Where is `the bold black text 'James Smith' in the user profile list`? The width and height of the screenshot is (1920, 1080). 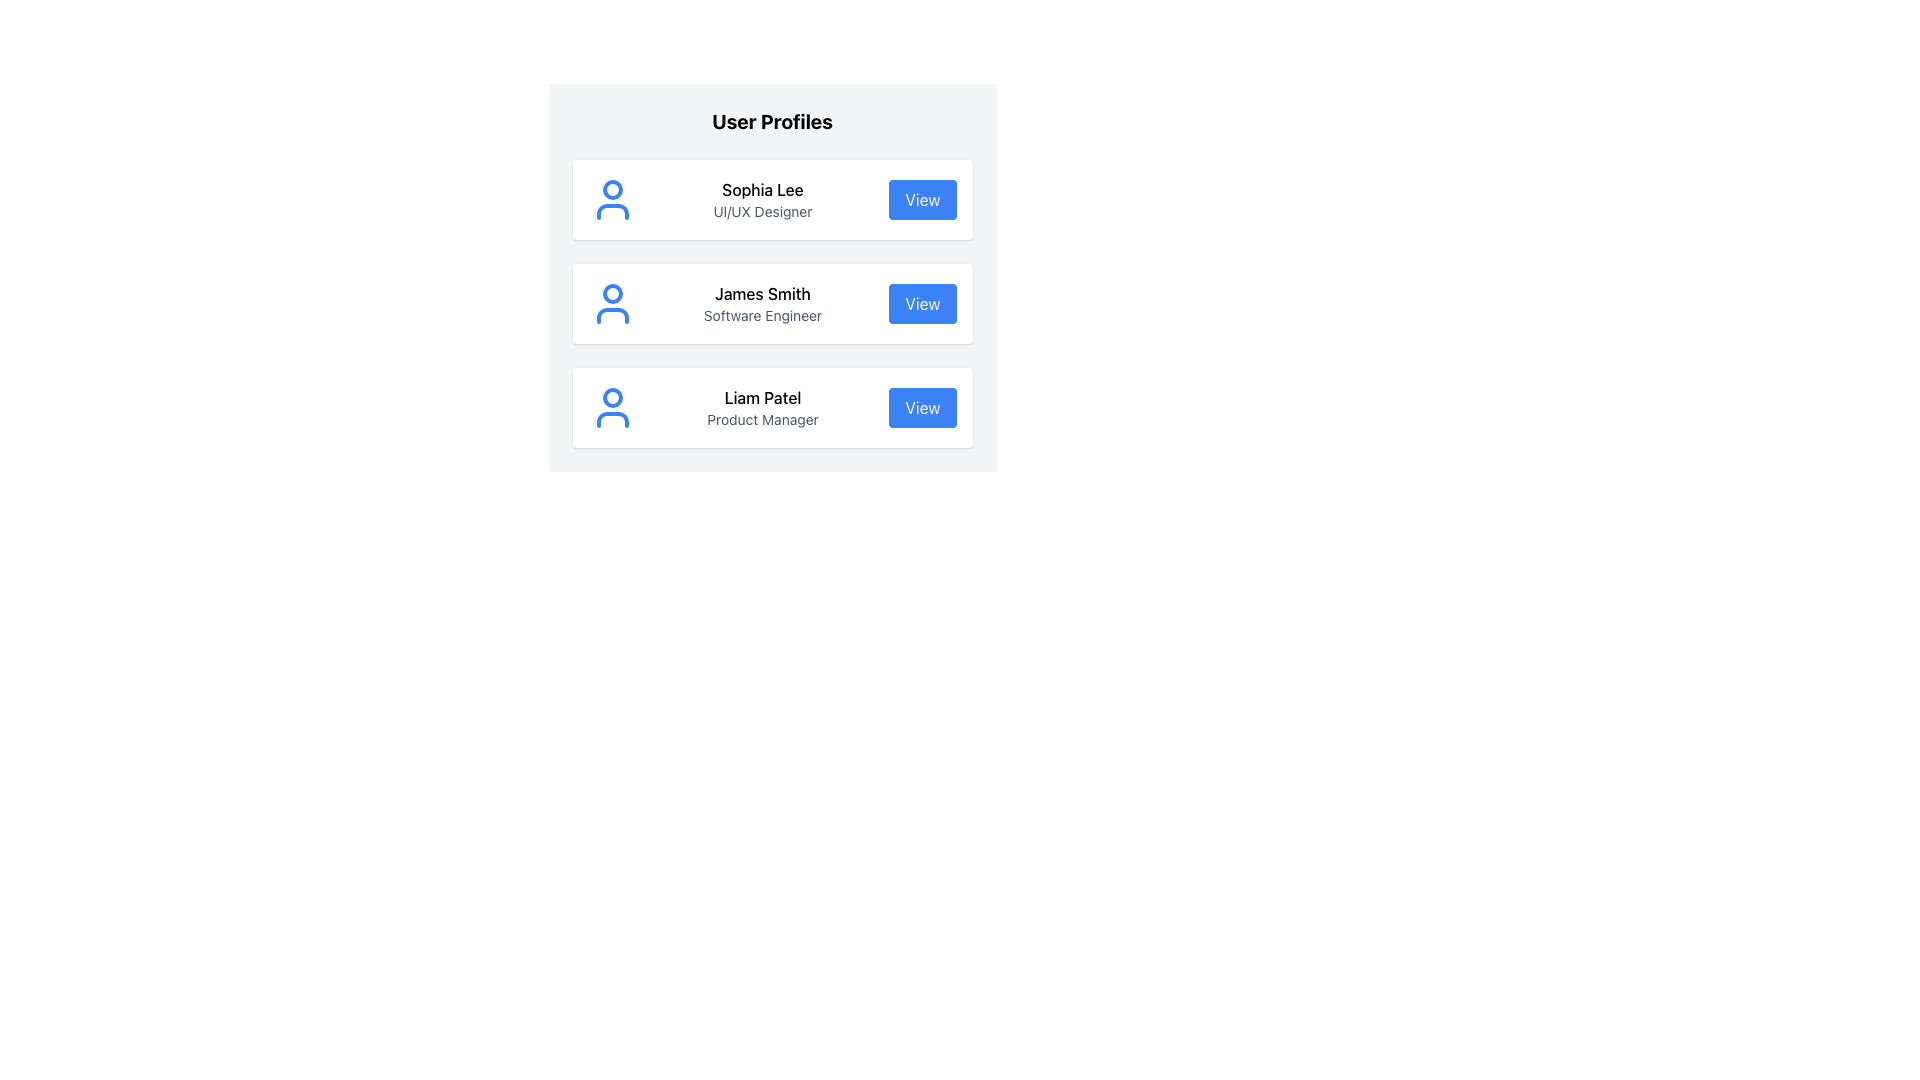 the bold black text 'James Smith' in the user profile list is located at coordinates (762, 293).